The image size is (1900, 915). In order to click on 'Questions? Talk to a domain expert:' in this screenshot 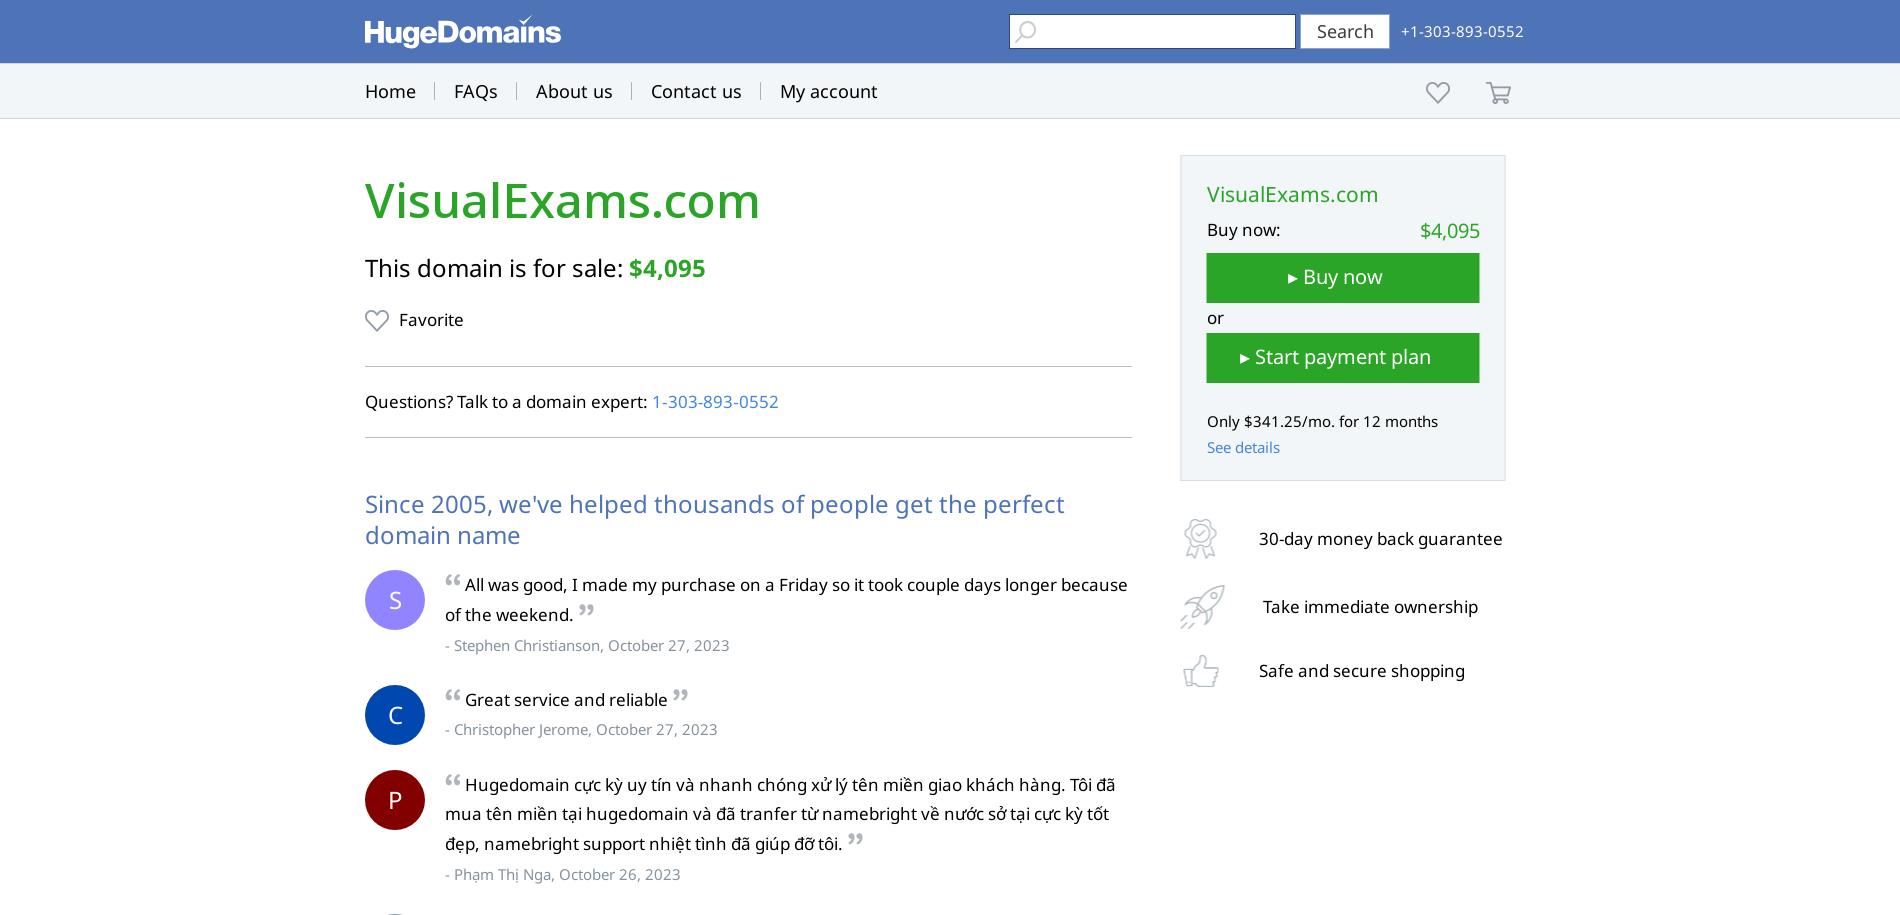, I will do `click(508, 400)`.